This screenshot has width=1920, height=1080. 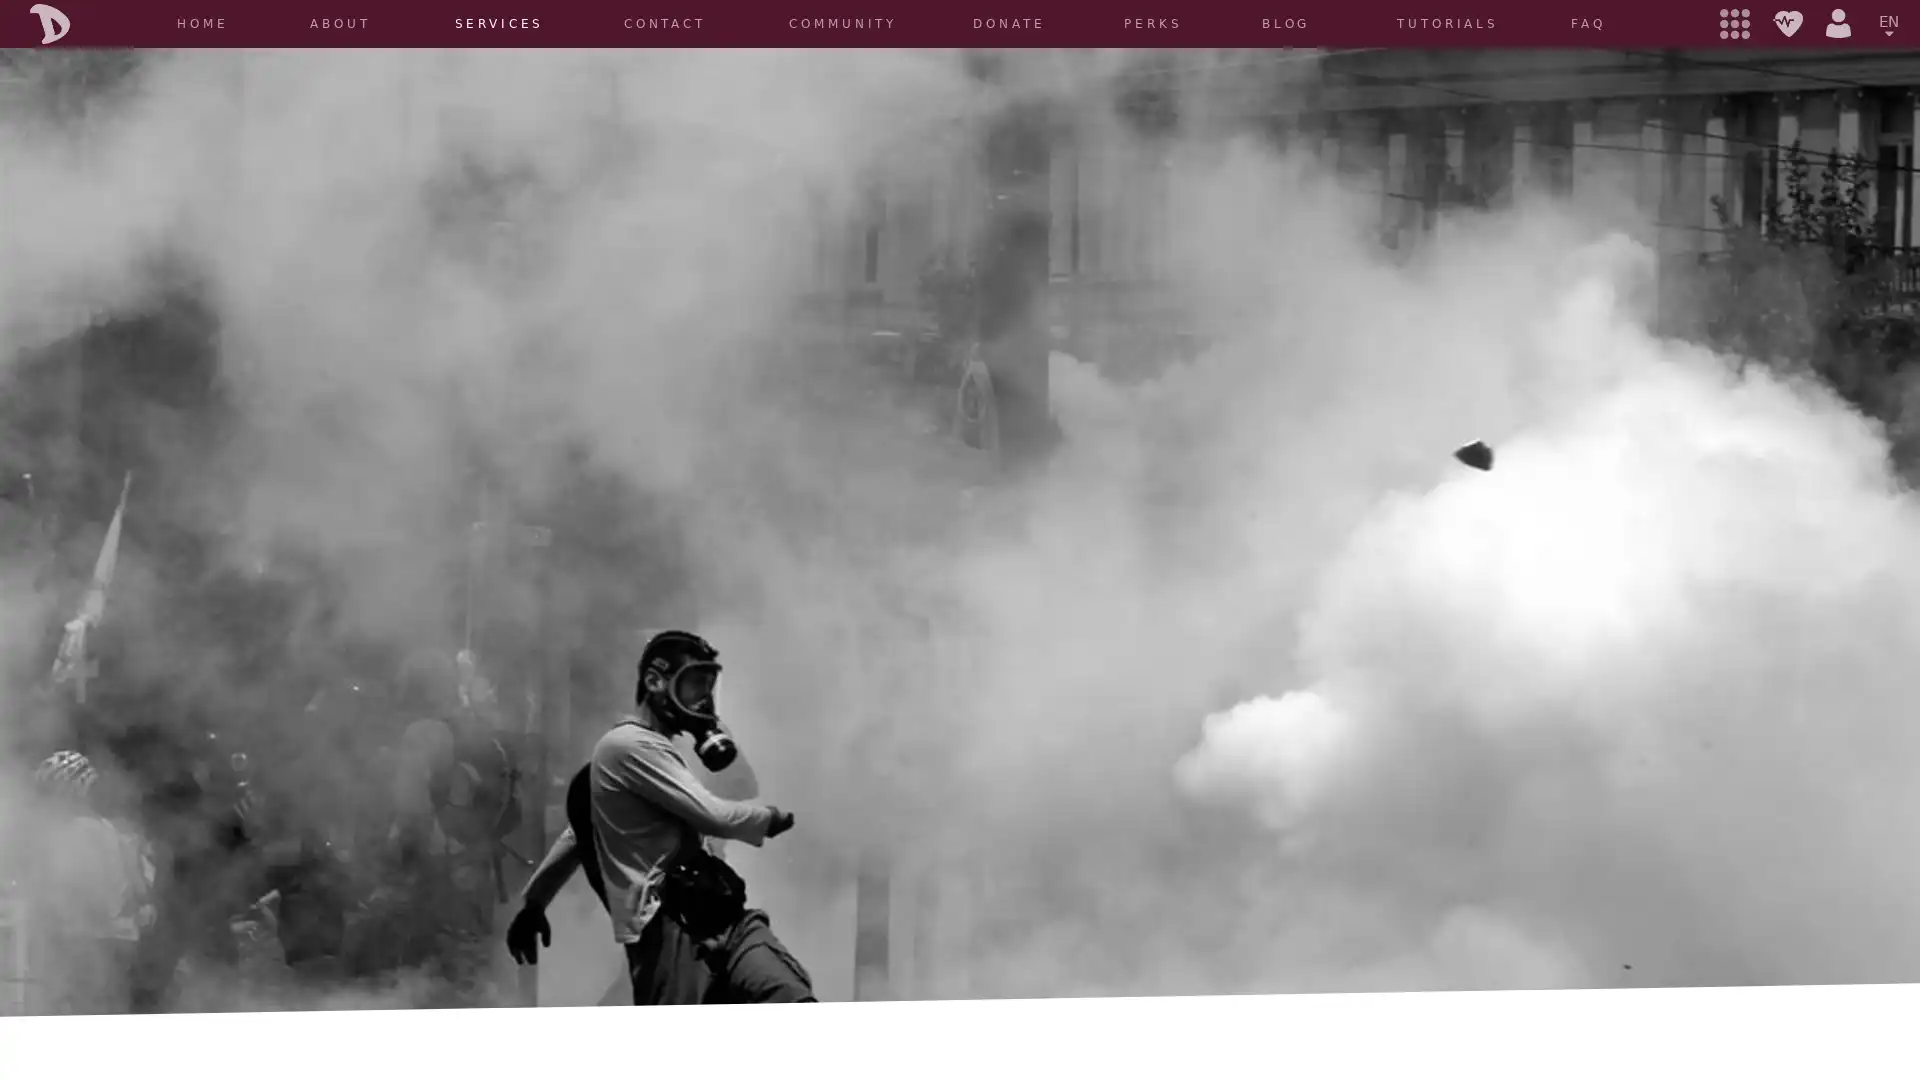 What do you see at coordinates (1888, 21) in the screenshot?
I see `EN` at bounding box center [1888, 21].